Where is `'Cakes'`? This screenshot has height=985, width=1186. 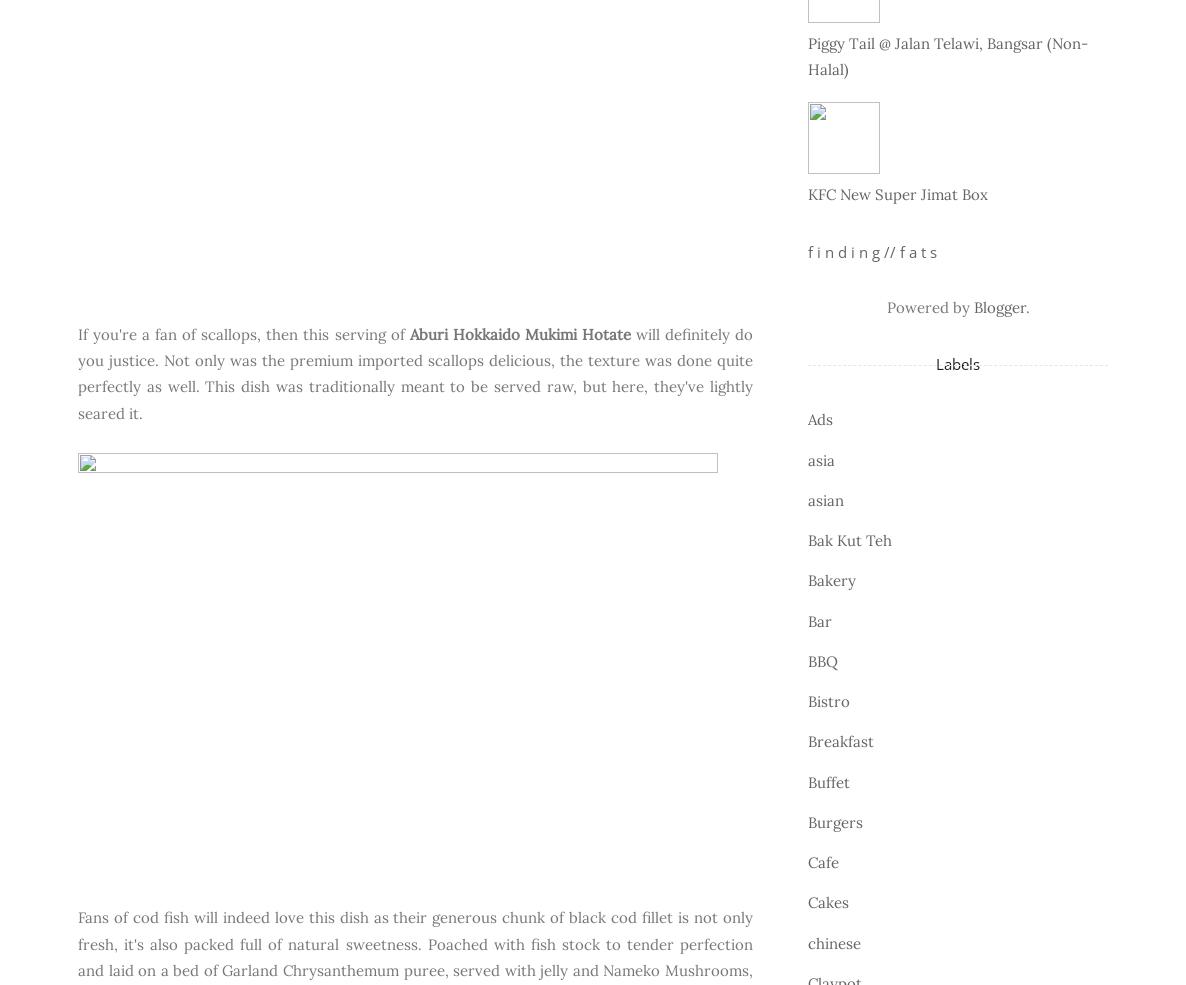
'Cakes' is located at coordinates (808, 902).